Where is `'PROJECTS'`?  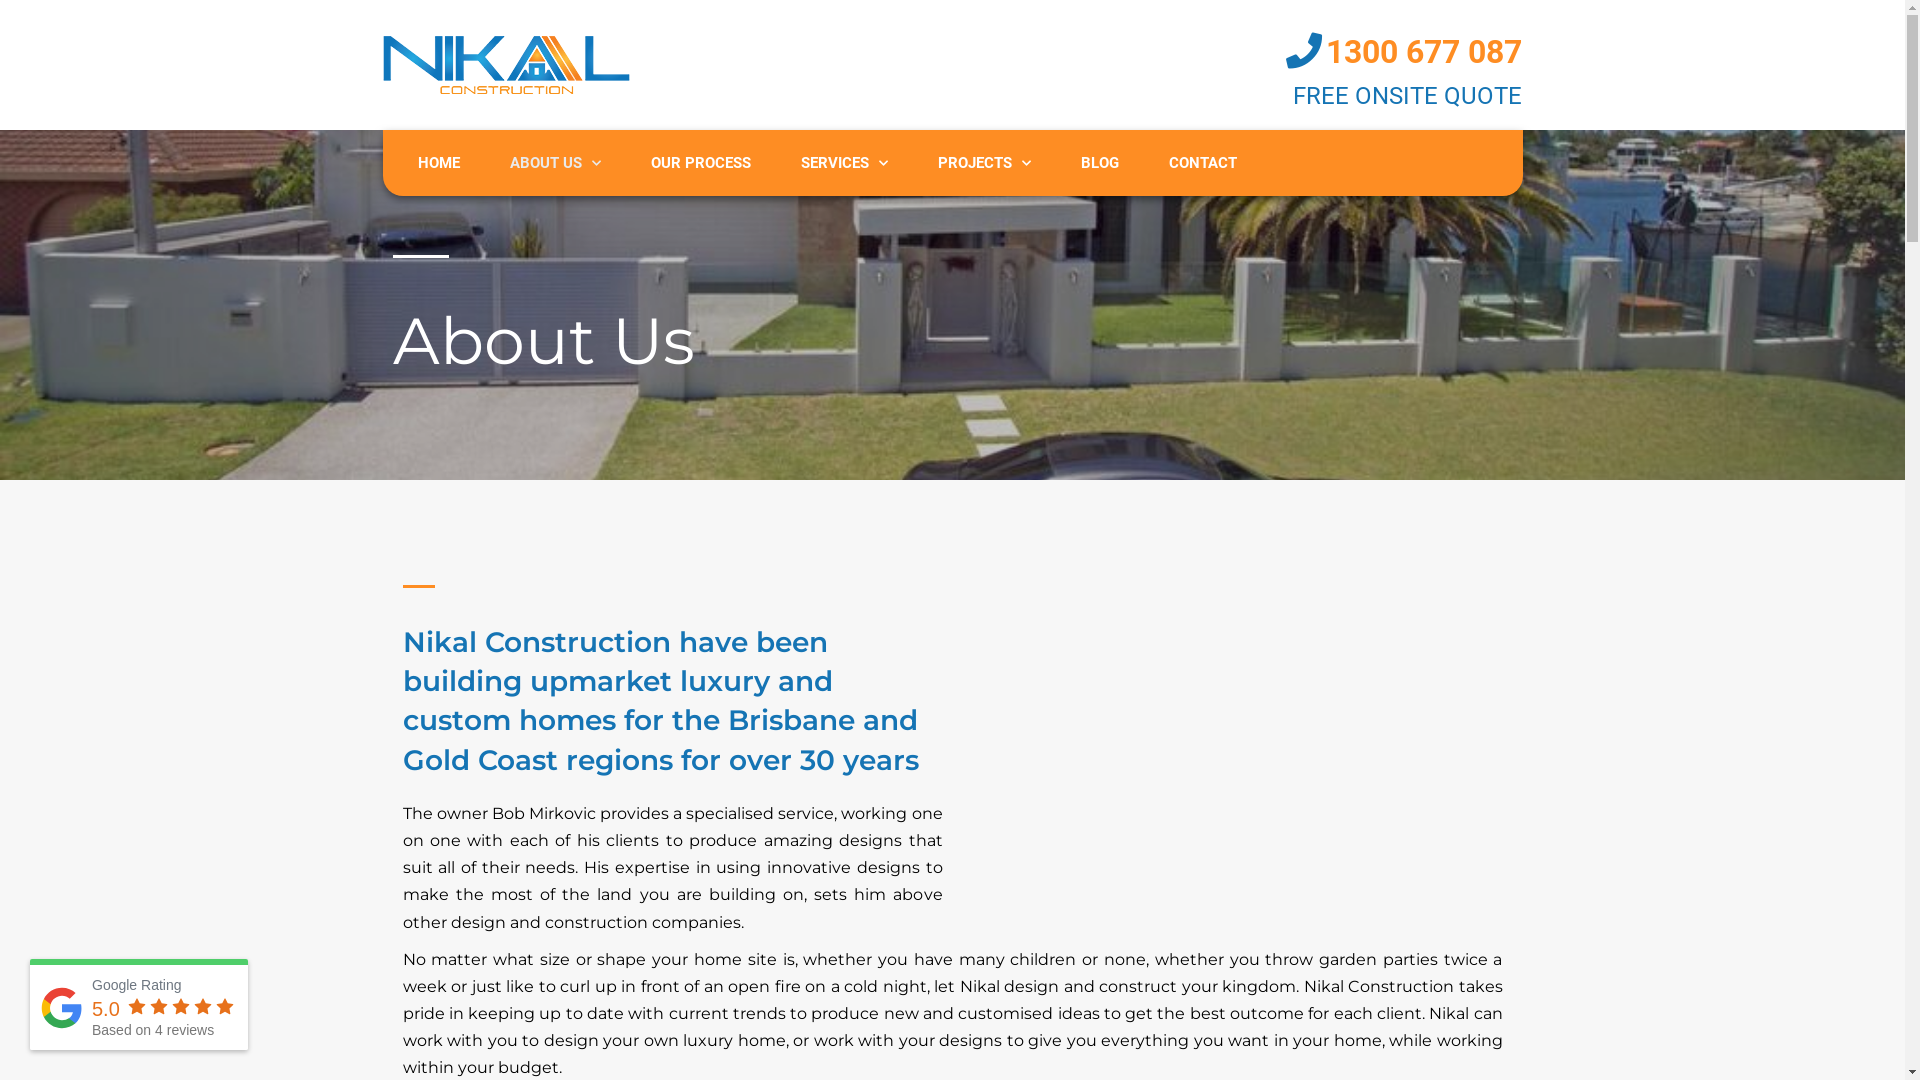 'PROJECTS' is located at coordinates (983, 161).